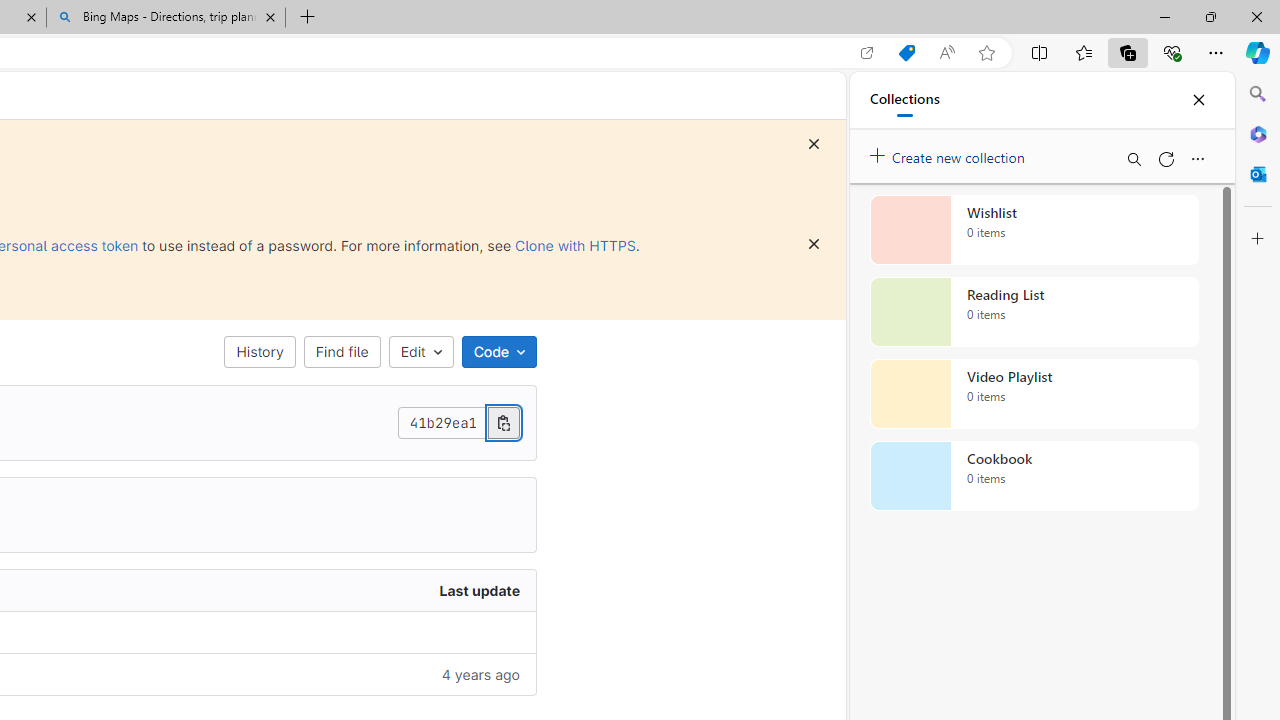 The height and width of the screenshot is (720, 1280). What do you see at coordinates (1034, 475) in the screenshot?
I see `'Cookbook collection, 0 items'` at bounding box center [1034, 475].